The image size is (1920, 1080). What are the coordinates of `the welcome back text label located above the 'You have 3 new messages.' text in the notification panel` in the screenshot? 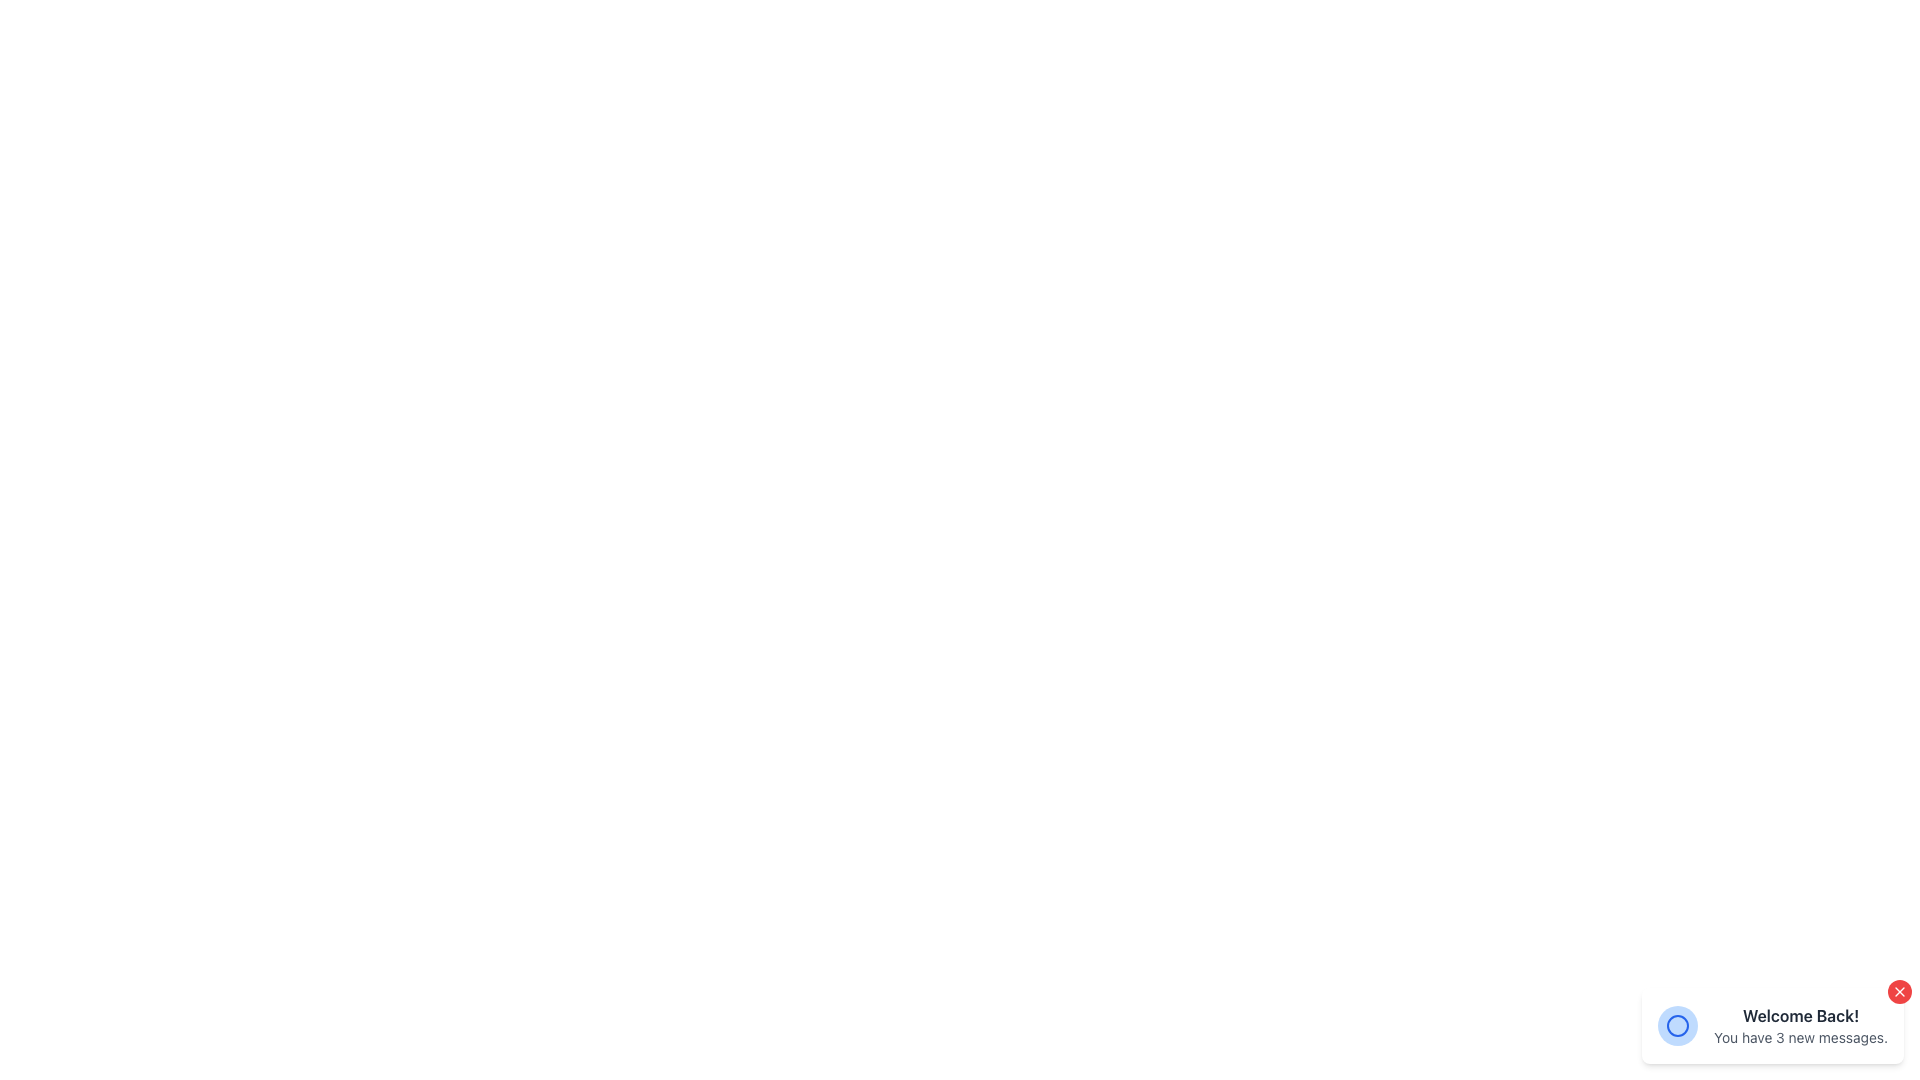 It's located at (1801, 1015).